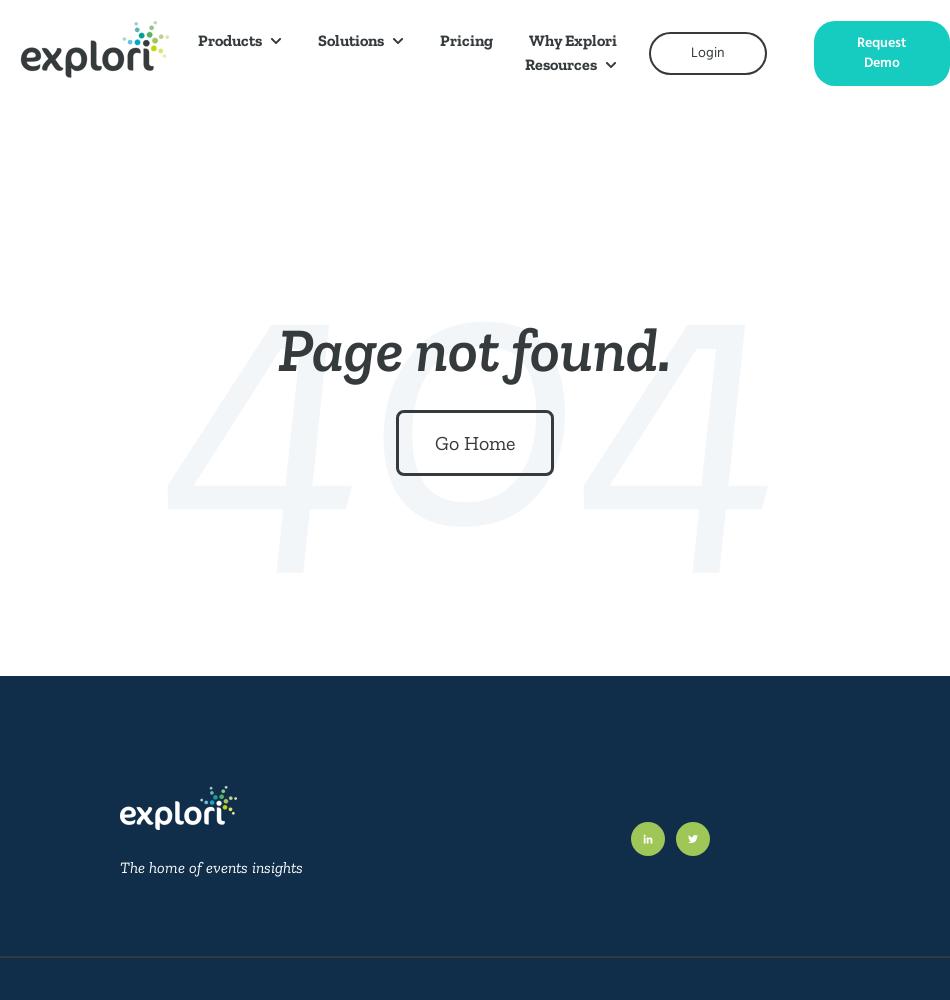 The height and width of the screenshot is (1000, 950). What do you see at coordinates (475, 442) in the screenshot?
I see `'Go Home'` at bounding box center [475, 442].